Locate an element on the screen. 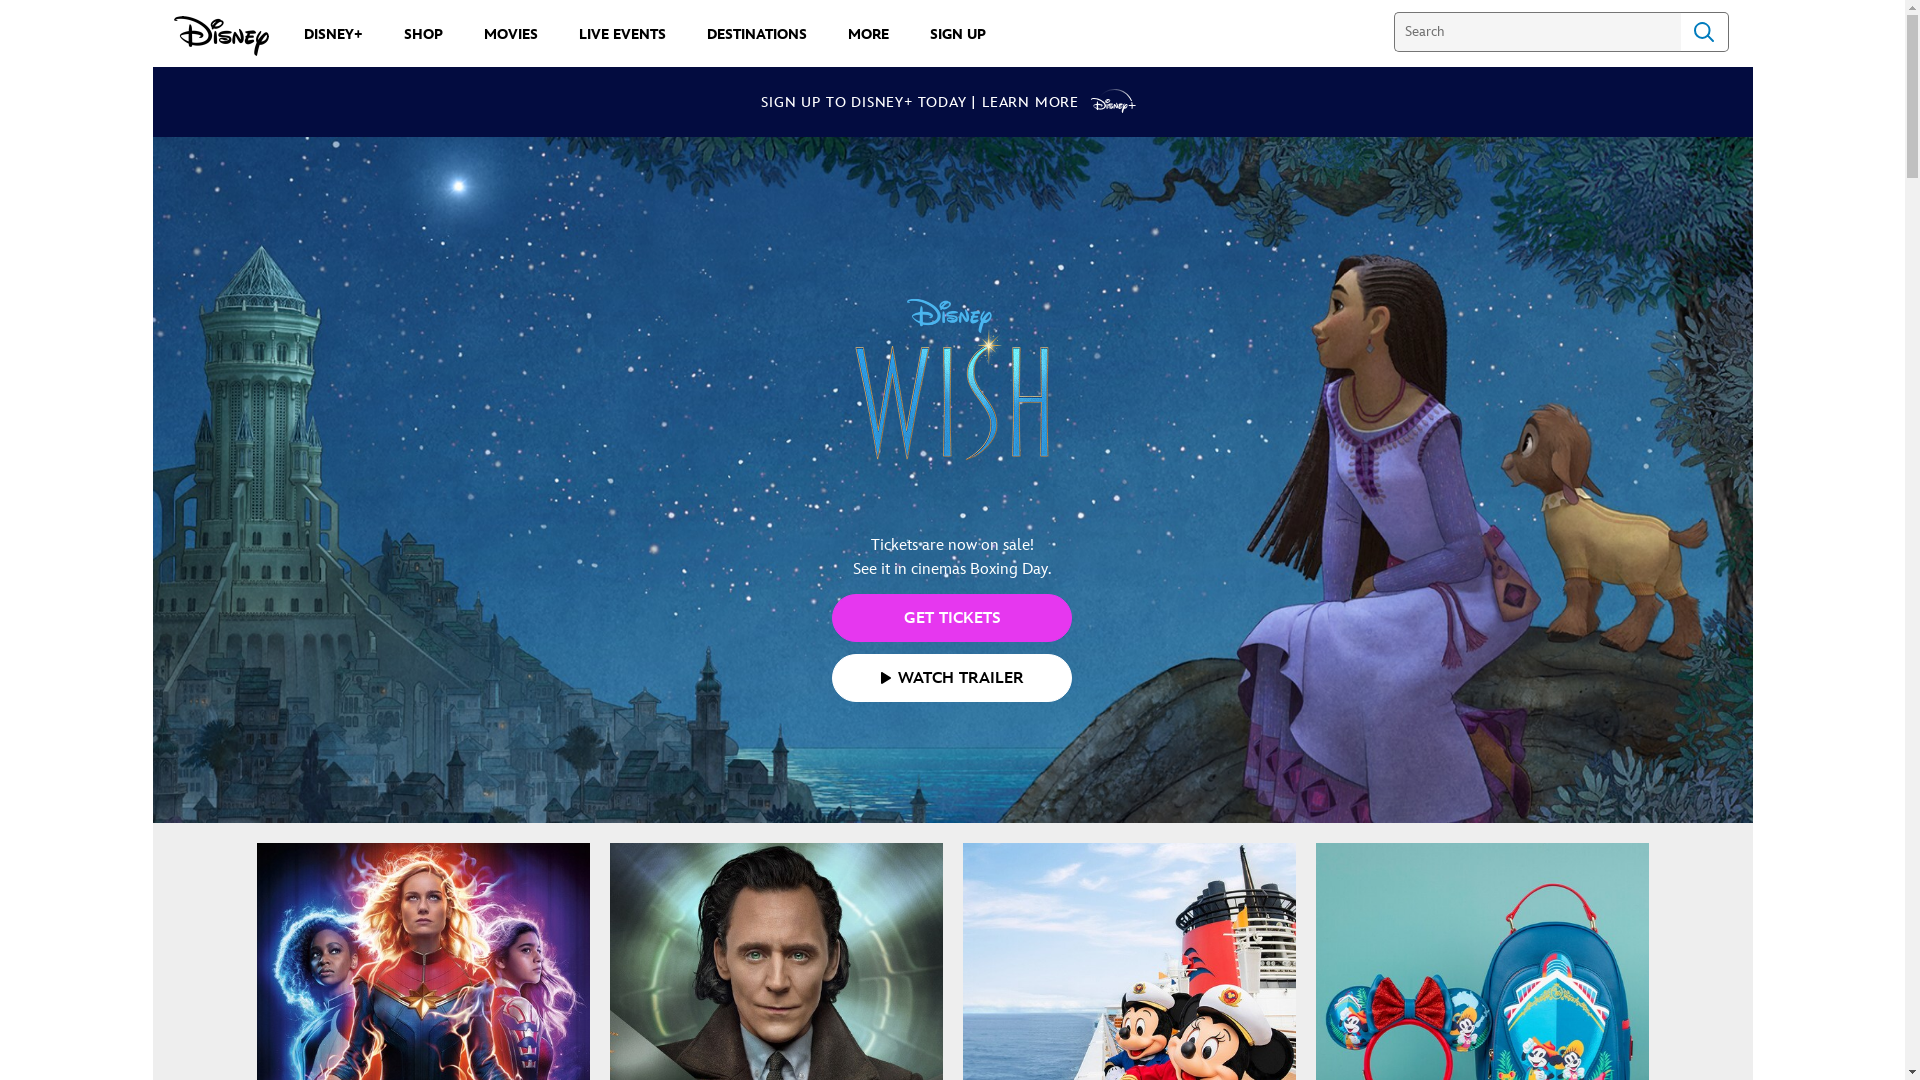 The width and height of the screenshot is (1920, 1080). 'MORE' is located at coordinates (868, 33).